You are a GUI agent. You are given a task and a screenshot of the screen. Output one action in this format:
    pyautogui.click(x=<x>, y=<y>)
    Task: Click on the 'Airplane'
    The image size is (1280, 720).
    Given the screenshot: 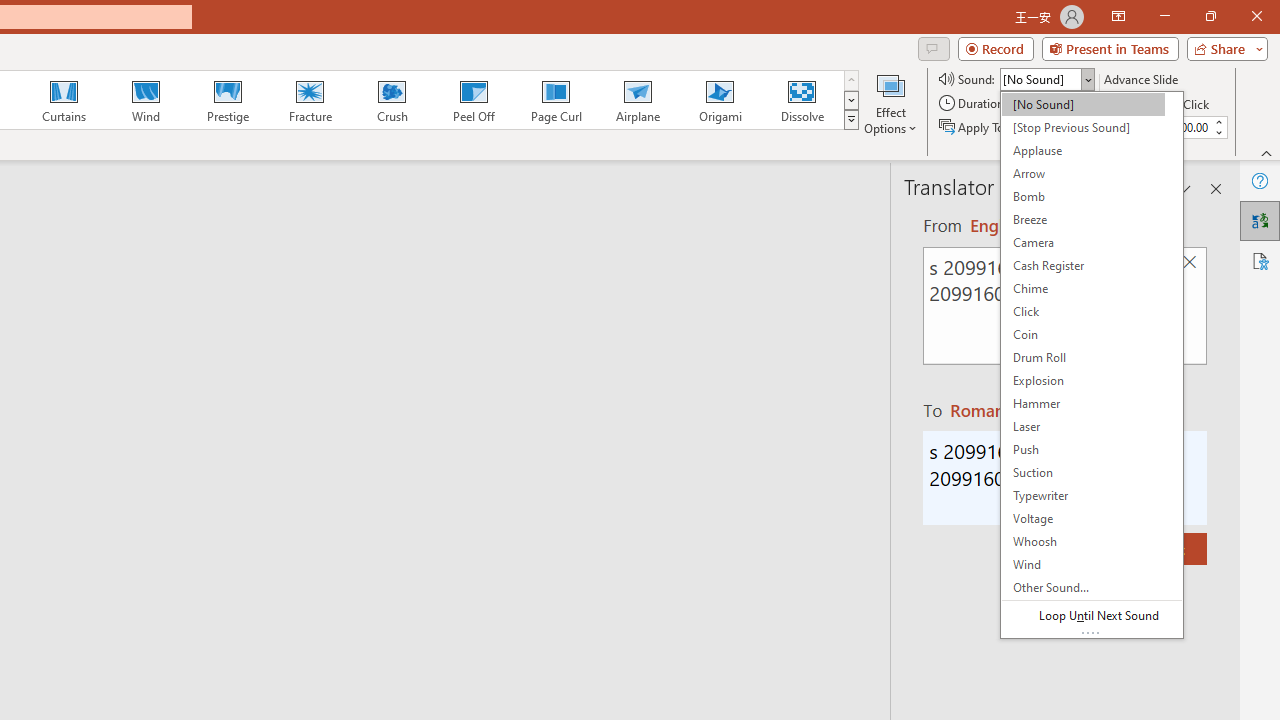 What is the action you would take?
    pyautogui.click(x=636, y=100)
    